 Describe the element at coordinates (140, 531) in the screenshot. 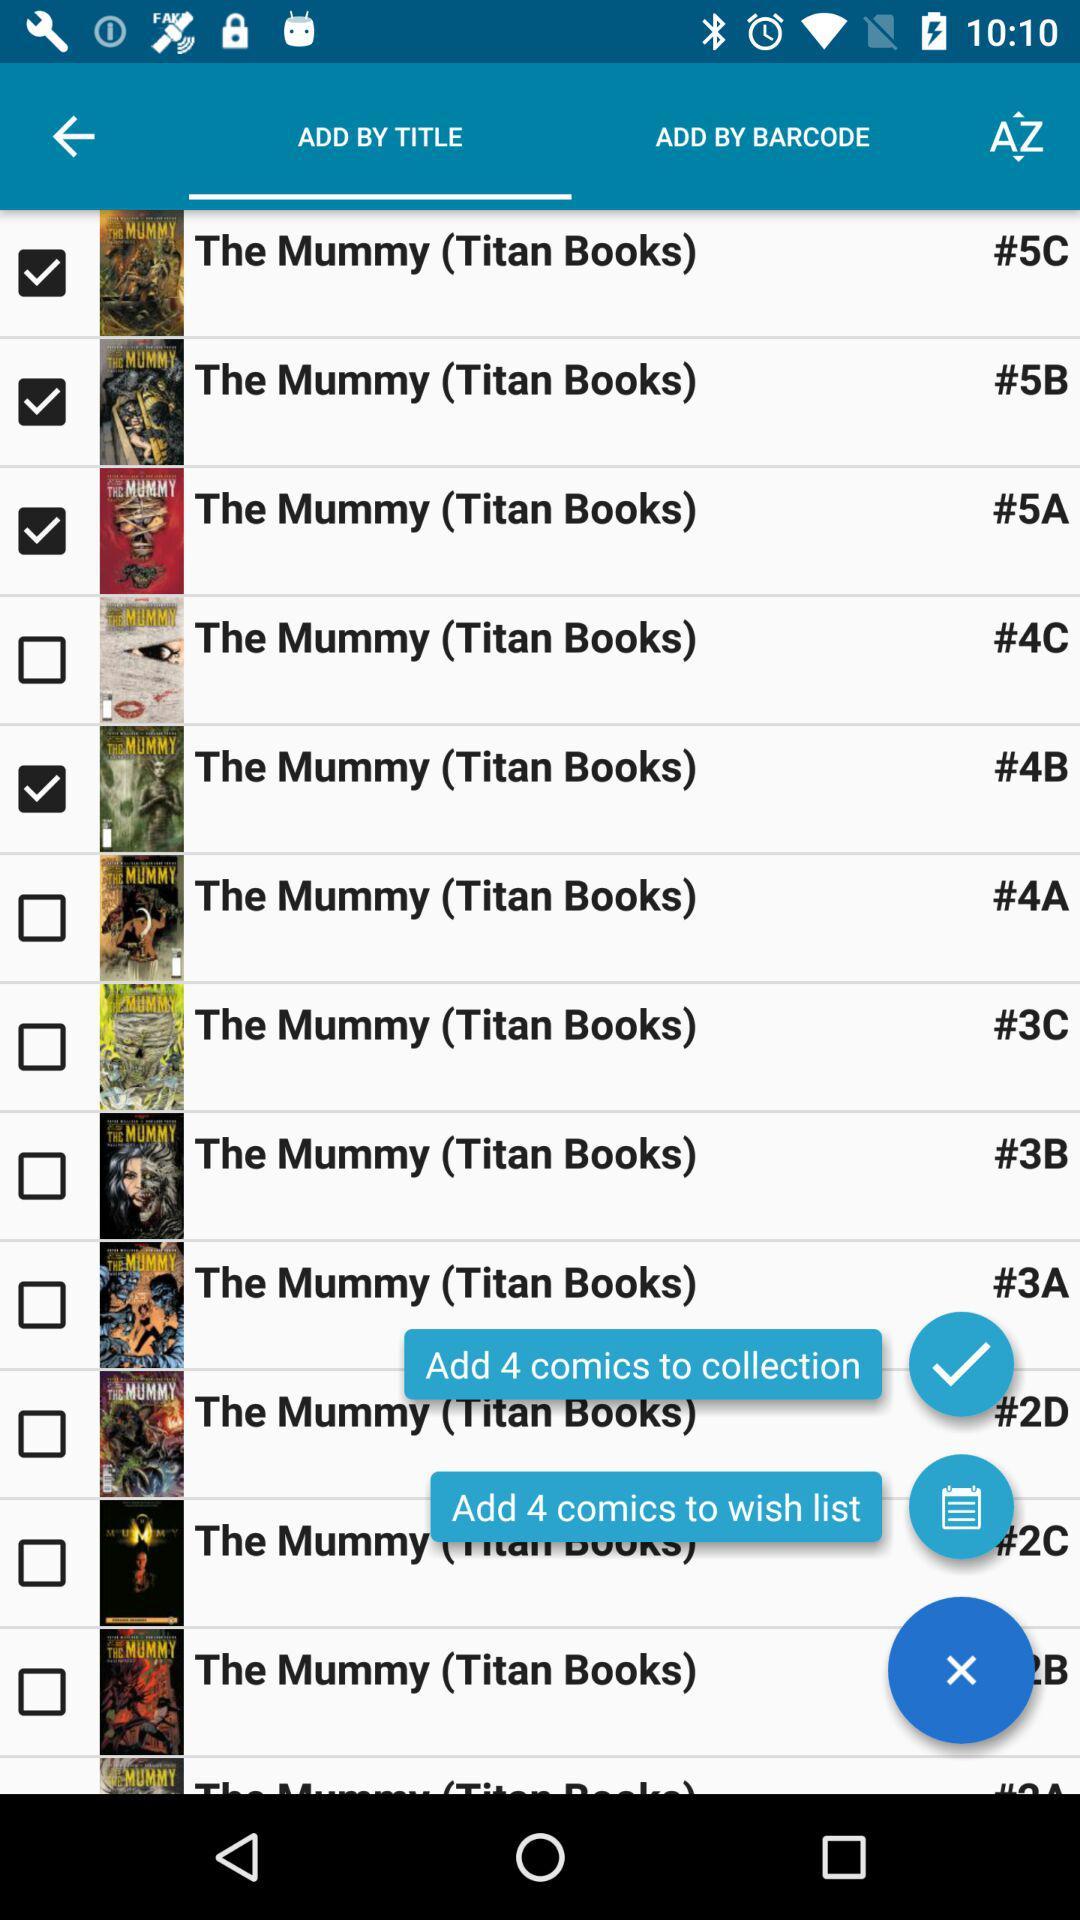

I see `enlarge image` at that location.